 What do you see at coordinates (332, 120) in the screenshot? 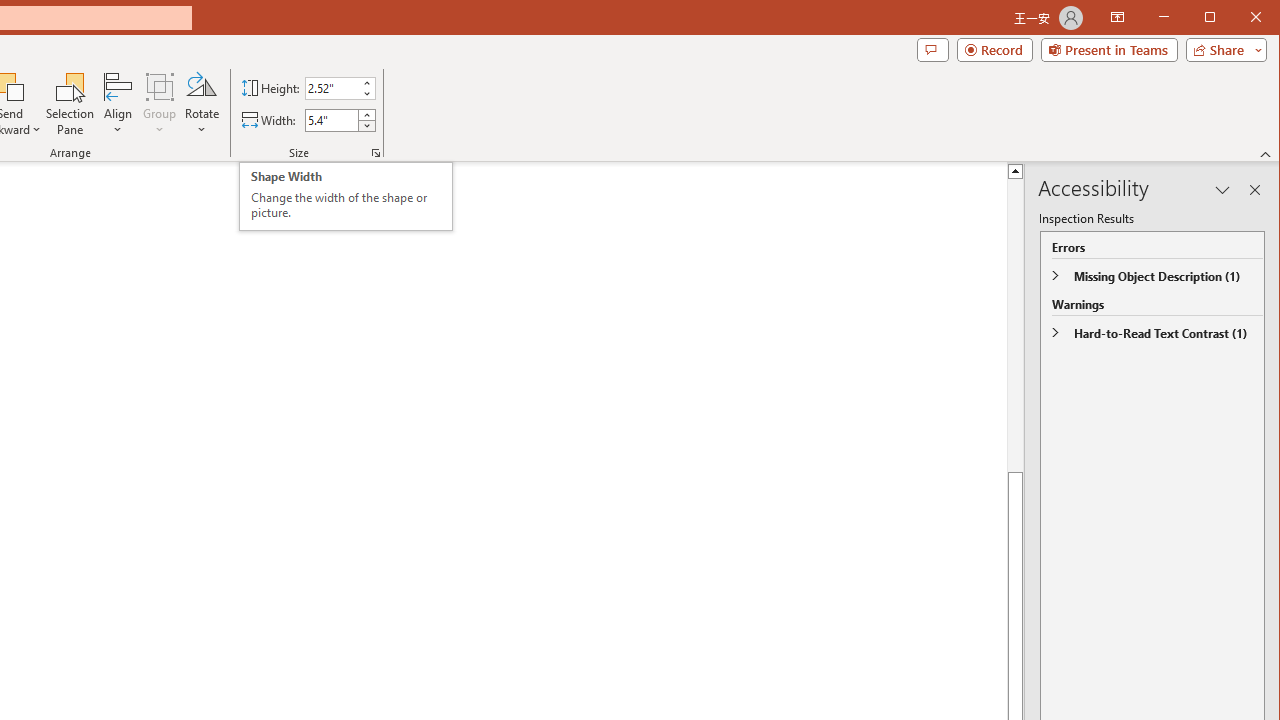
I see `'Shape Width'` at bounding box center [332, 120].